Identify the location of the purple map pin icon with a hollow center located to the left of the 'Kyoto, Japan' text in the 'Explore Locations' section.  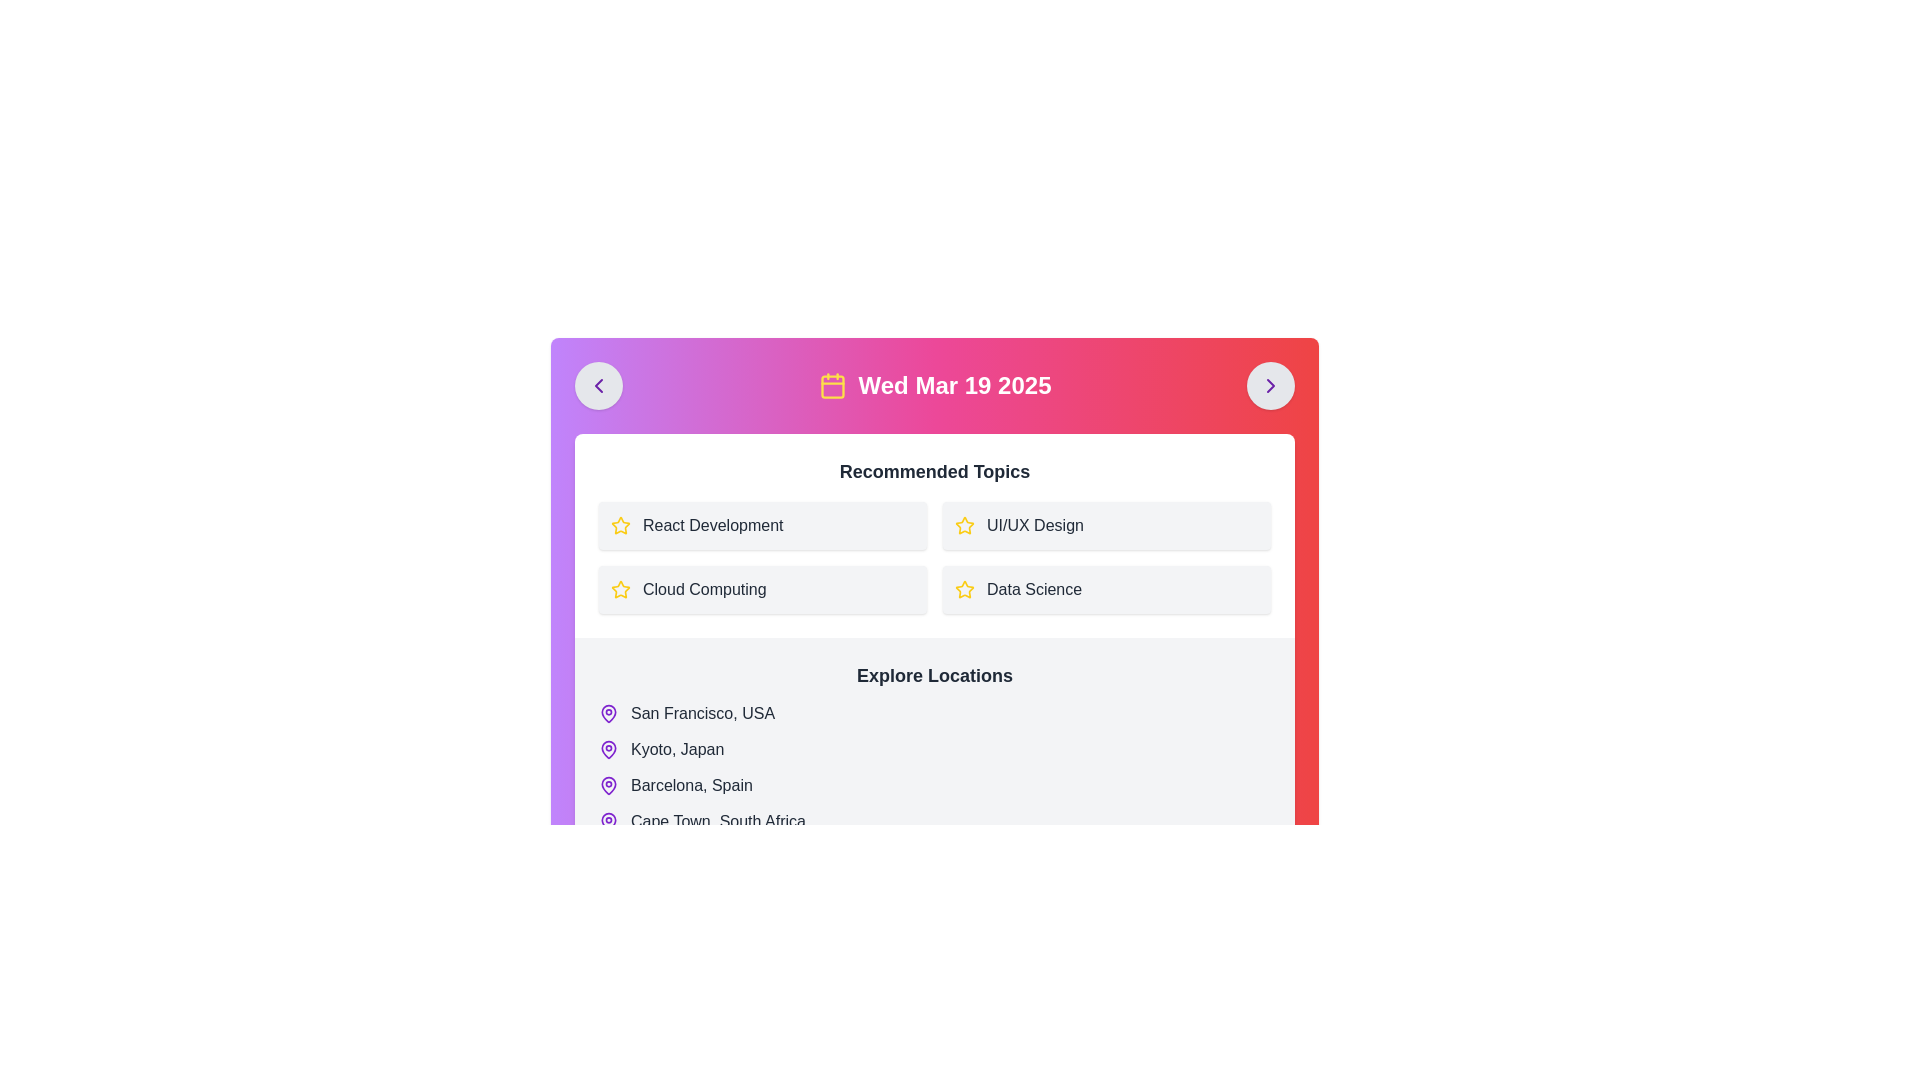
(608, 749).